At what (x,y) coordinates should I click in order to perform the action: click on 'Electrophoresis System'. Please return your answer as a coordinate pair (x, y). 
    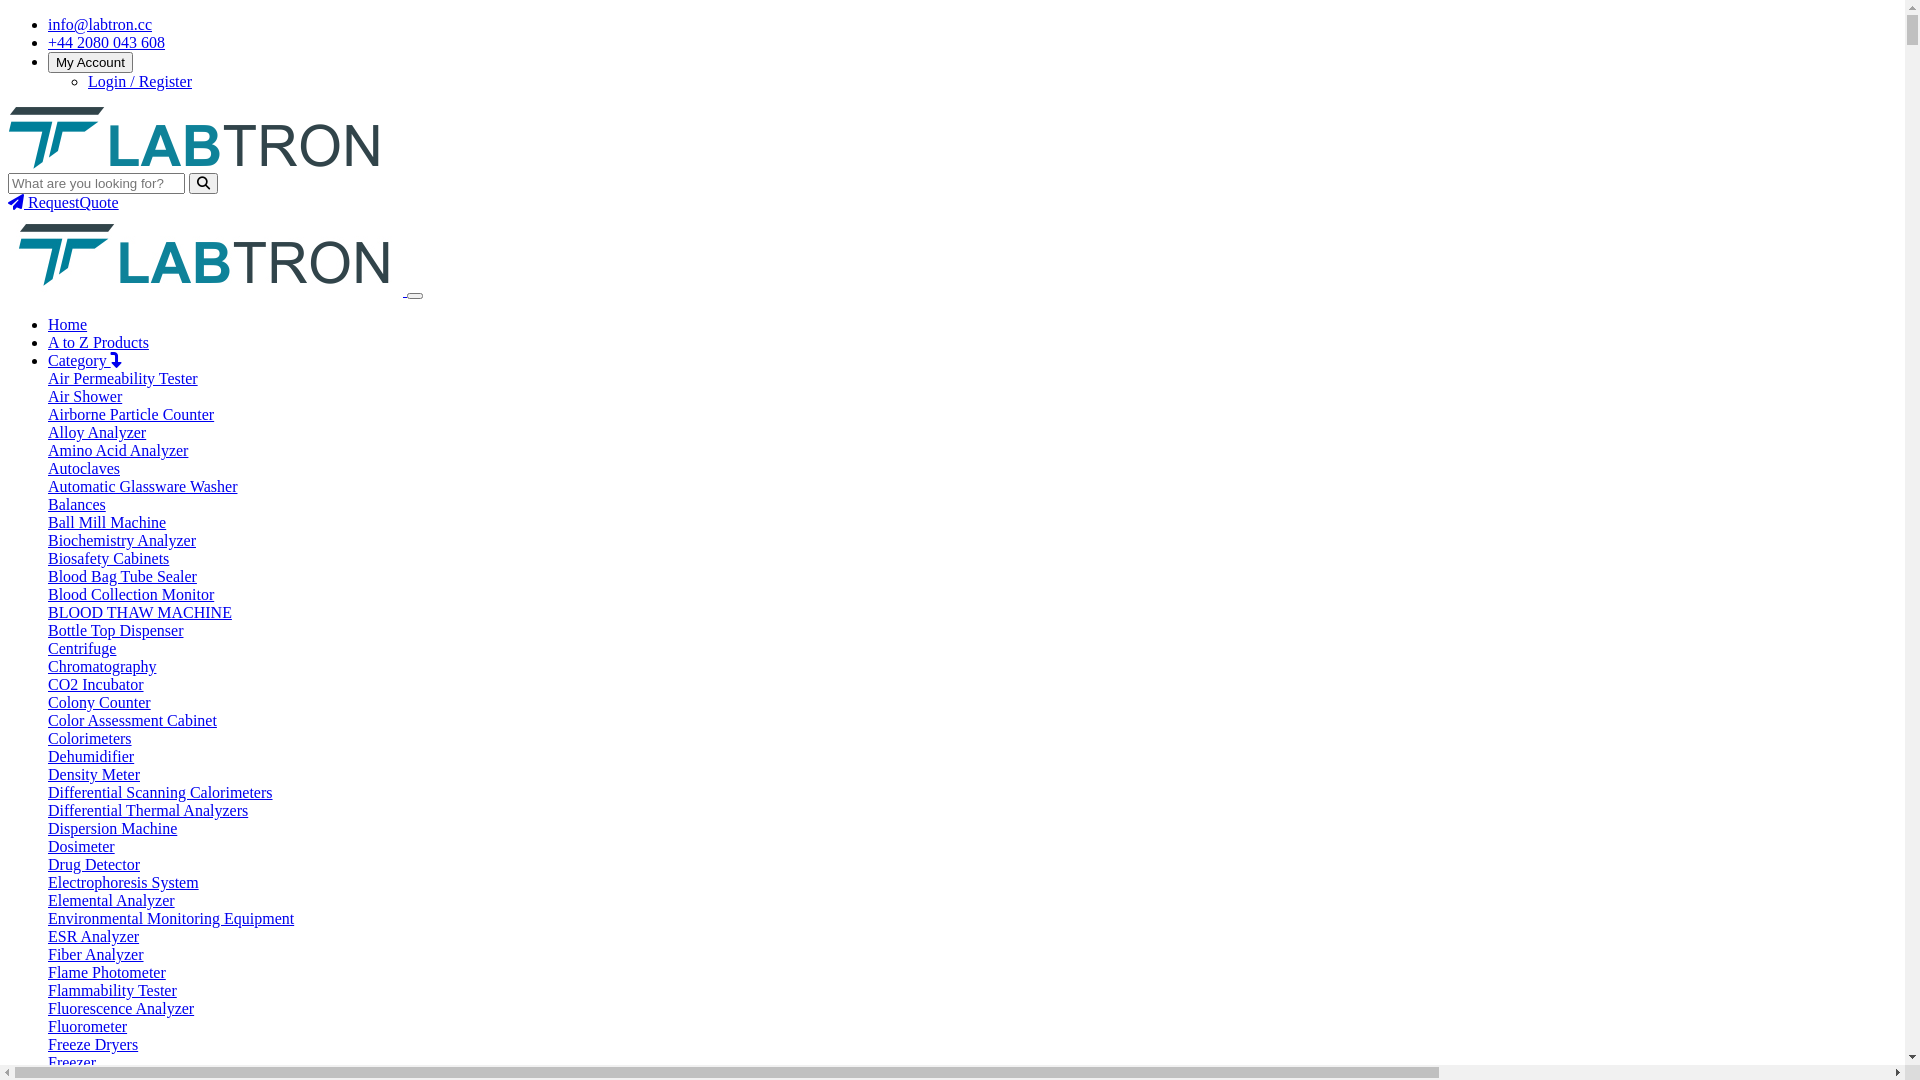
    Looking at the image, I should click on (48, 881).